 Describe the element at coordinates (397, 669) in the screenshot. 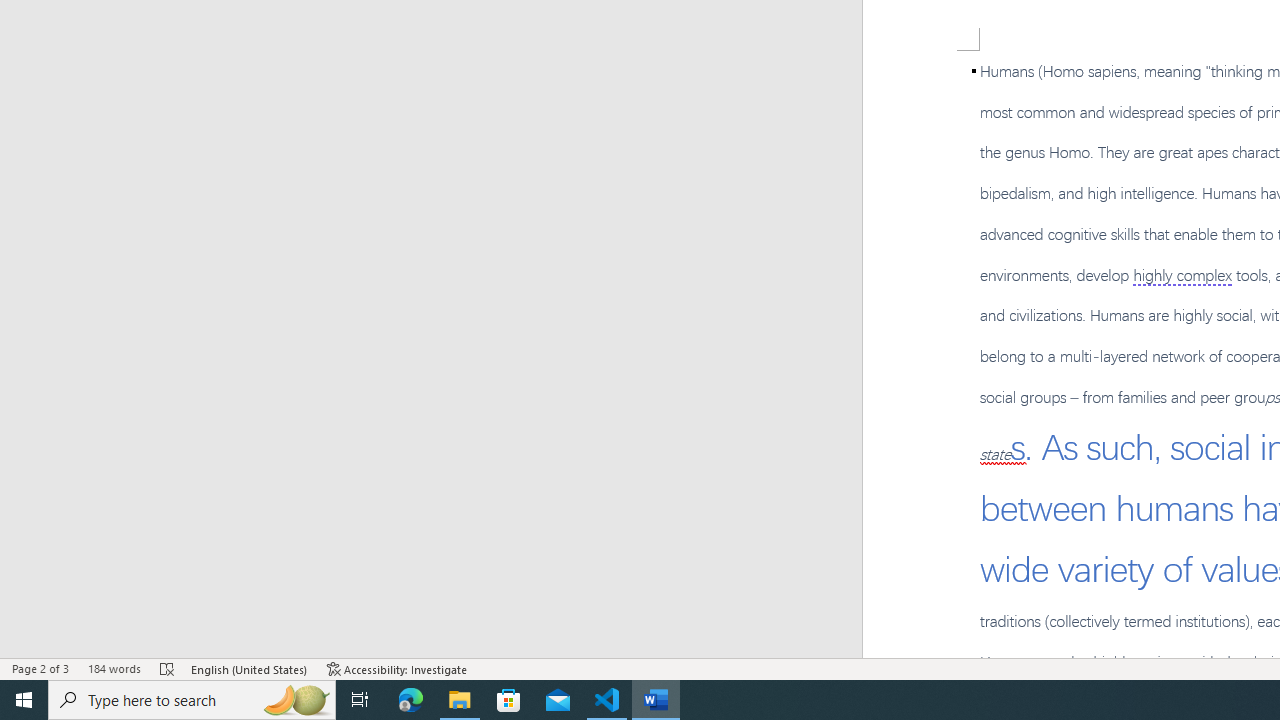

I see `'Accessibility Checker Accessibility: Investigate'` at that location.